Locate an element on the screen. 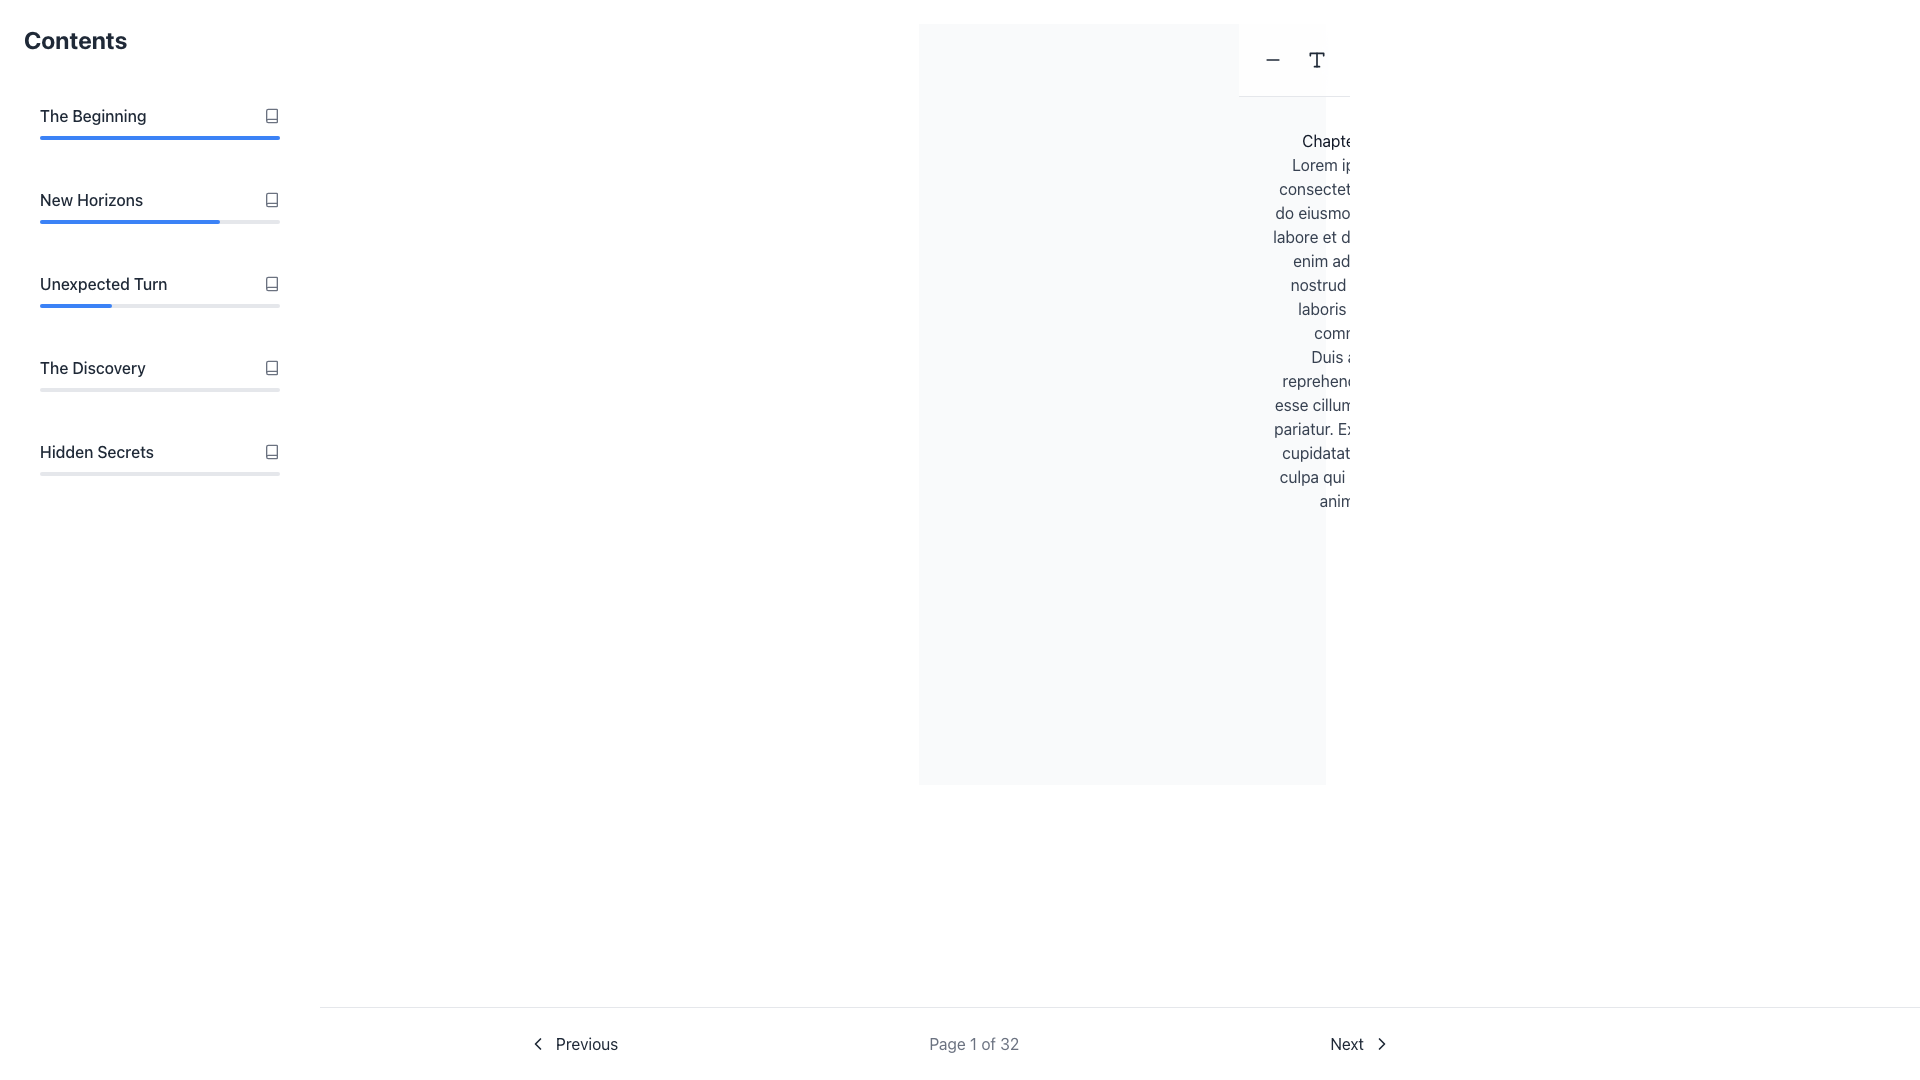 The height and width of the screenshot is (1080, 1920). the interactive vector graphic icon located to the right of the 'Hidden Secrets' text in the left-side navigation menu is located at coordinates (271, 451).